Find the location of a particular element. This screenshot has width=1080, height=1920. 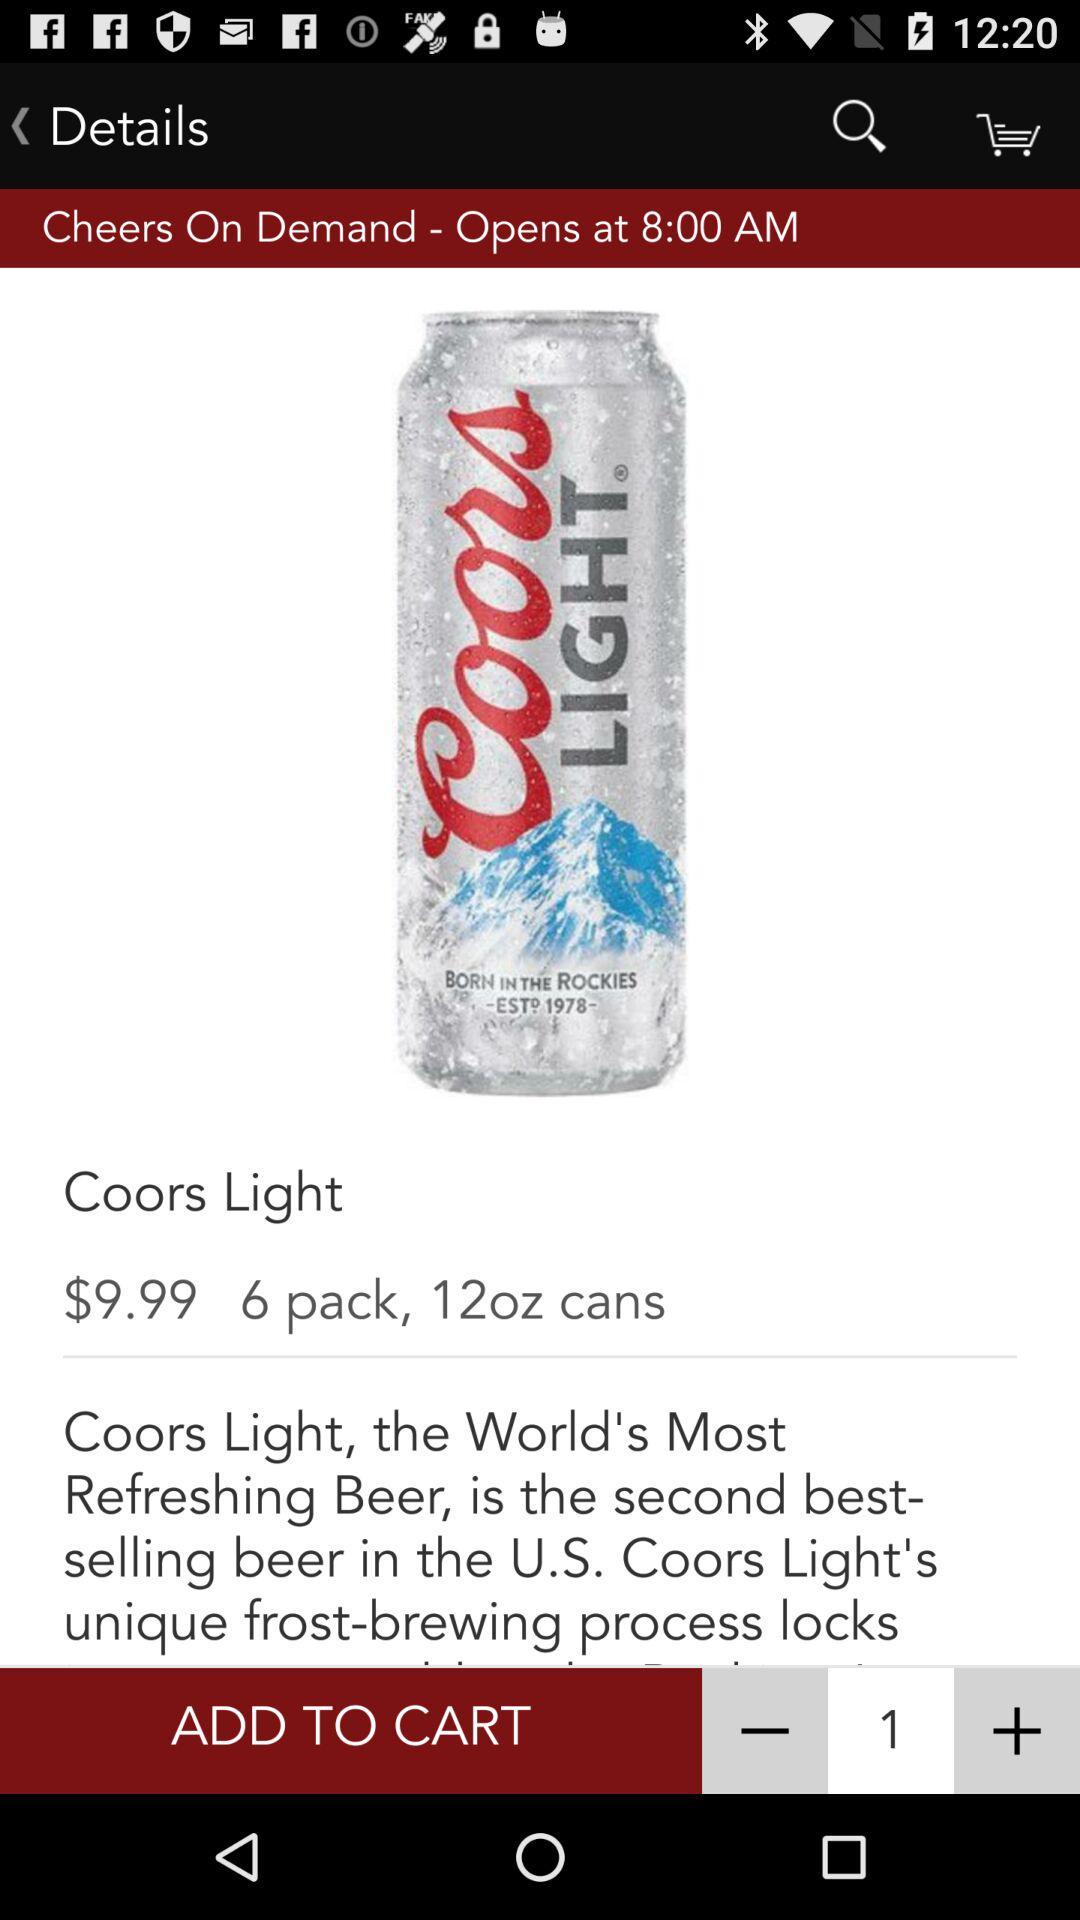

shopping cart add to cart is located at coordinates (1006, 124).